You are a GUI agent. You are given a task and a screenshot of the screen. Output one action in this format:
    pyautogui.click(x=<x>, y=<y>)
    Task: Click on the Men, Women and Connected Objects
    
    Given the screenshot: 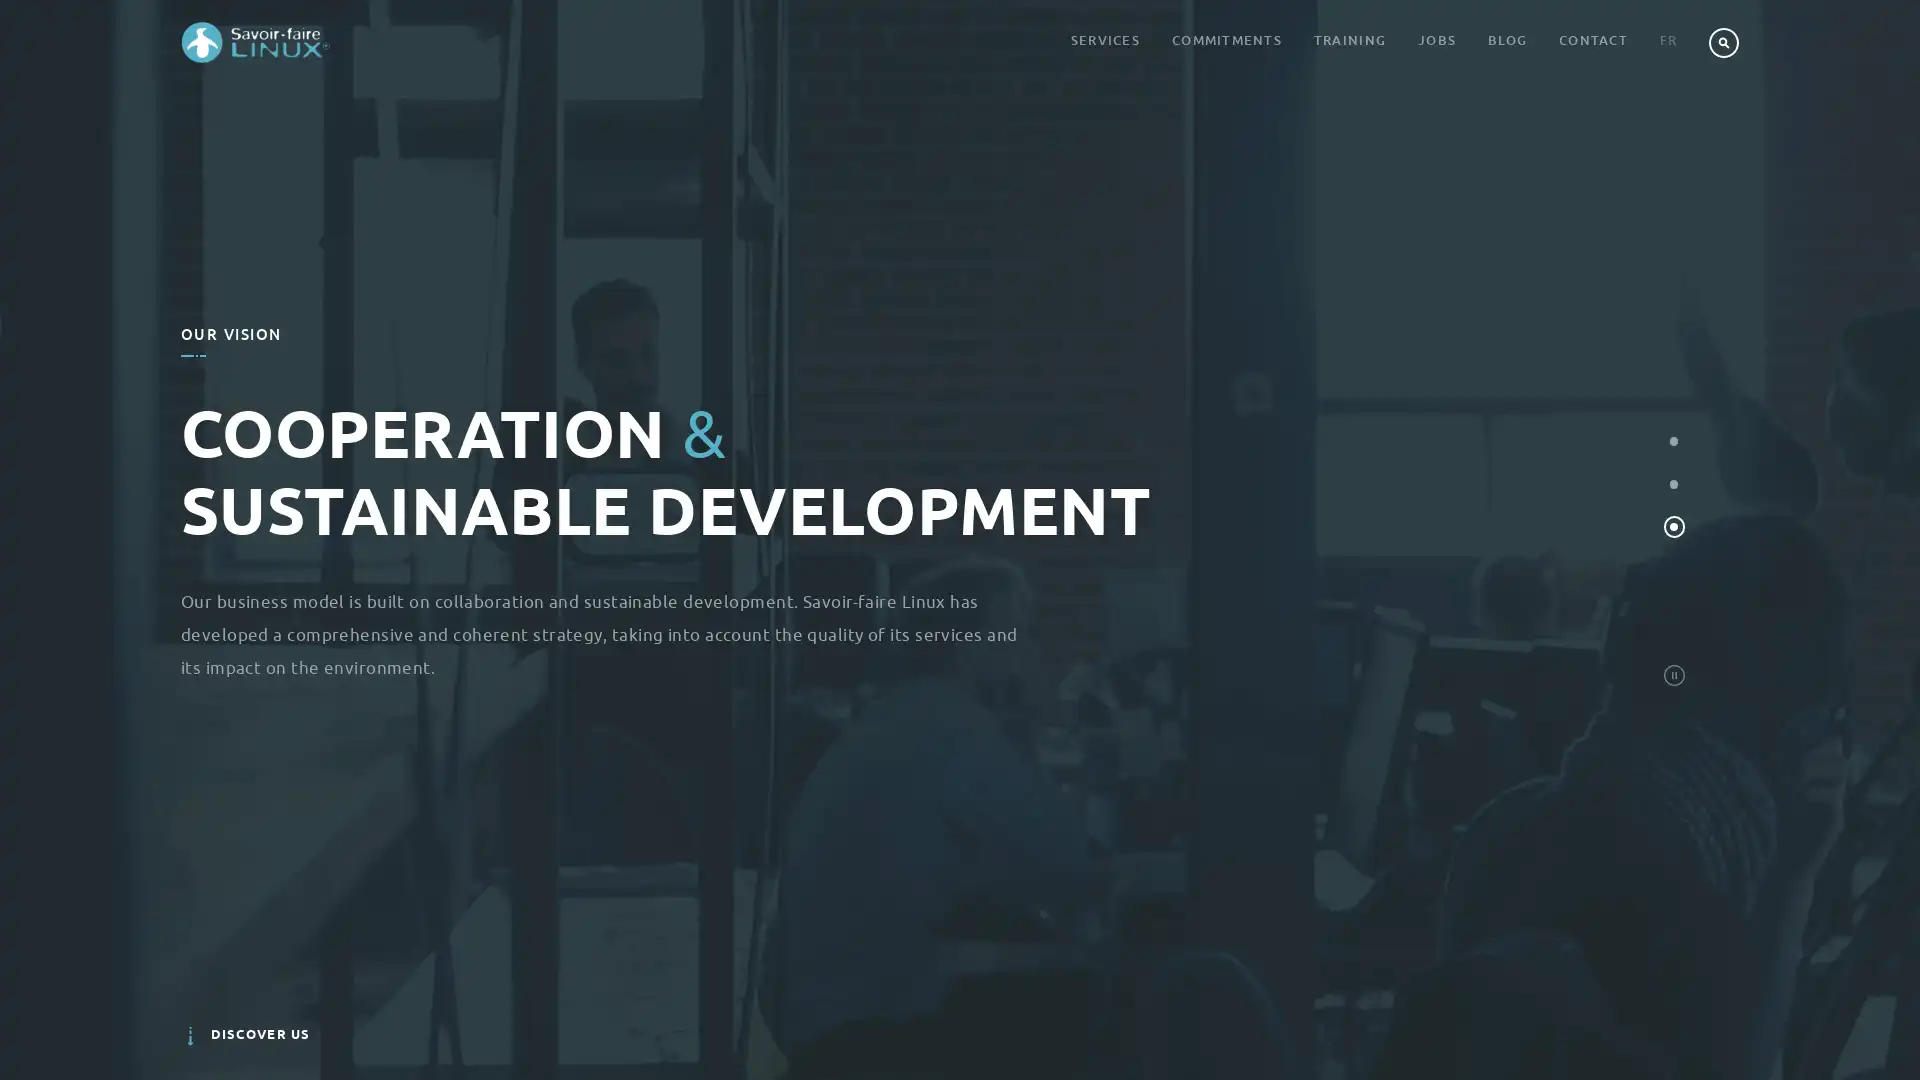 What is the action you would take?
    pyautogui.click(x=1673, y=483)
    